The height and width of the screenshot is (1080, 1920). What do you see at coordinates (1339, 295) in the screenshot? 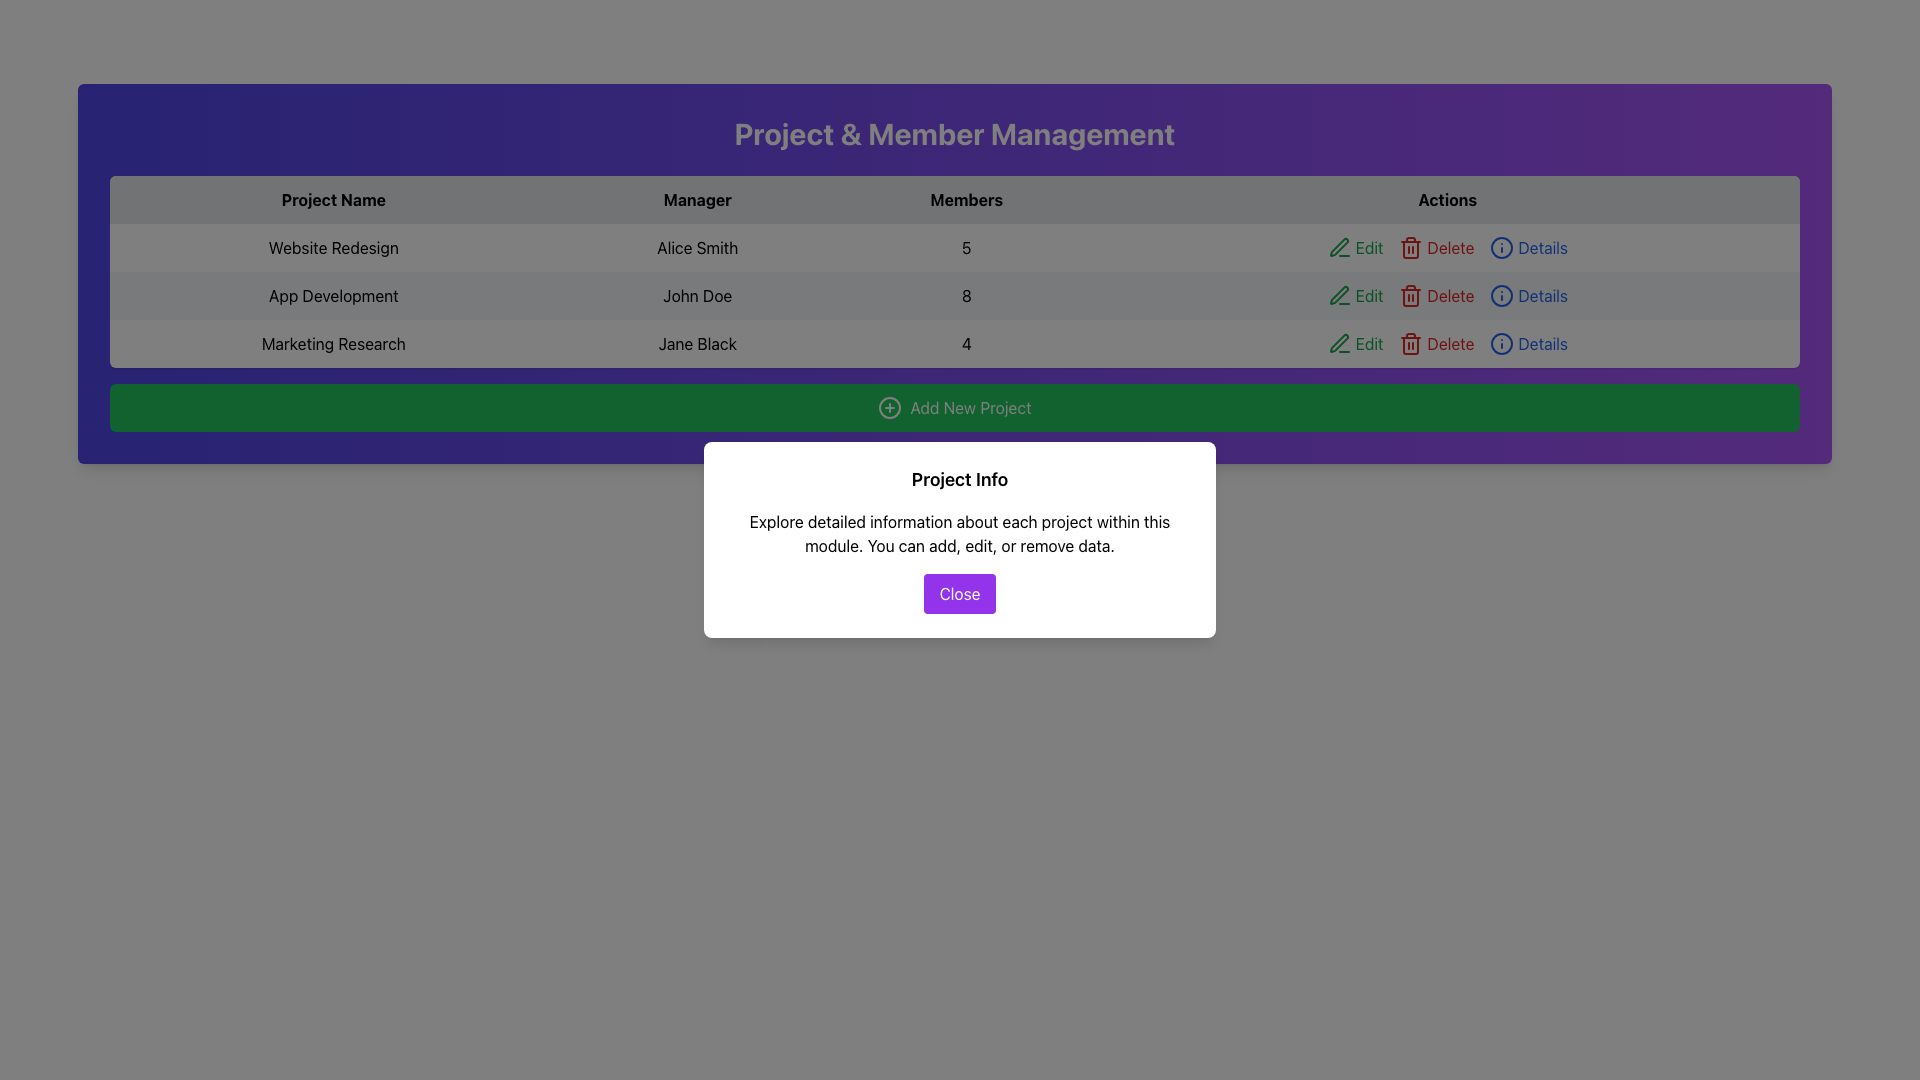
I see `the Icon button for editing project details located in the 'Actions' column of the 'Project & Member Management' table for the 'App Development' project` at bounding box center [1339, 295].